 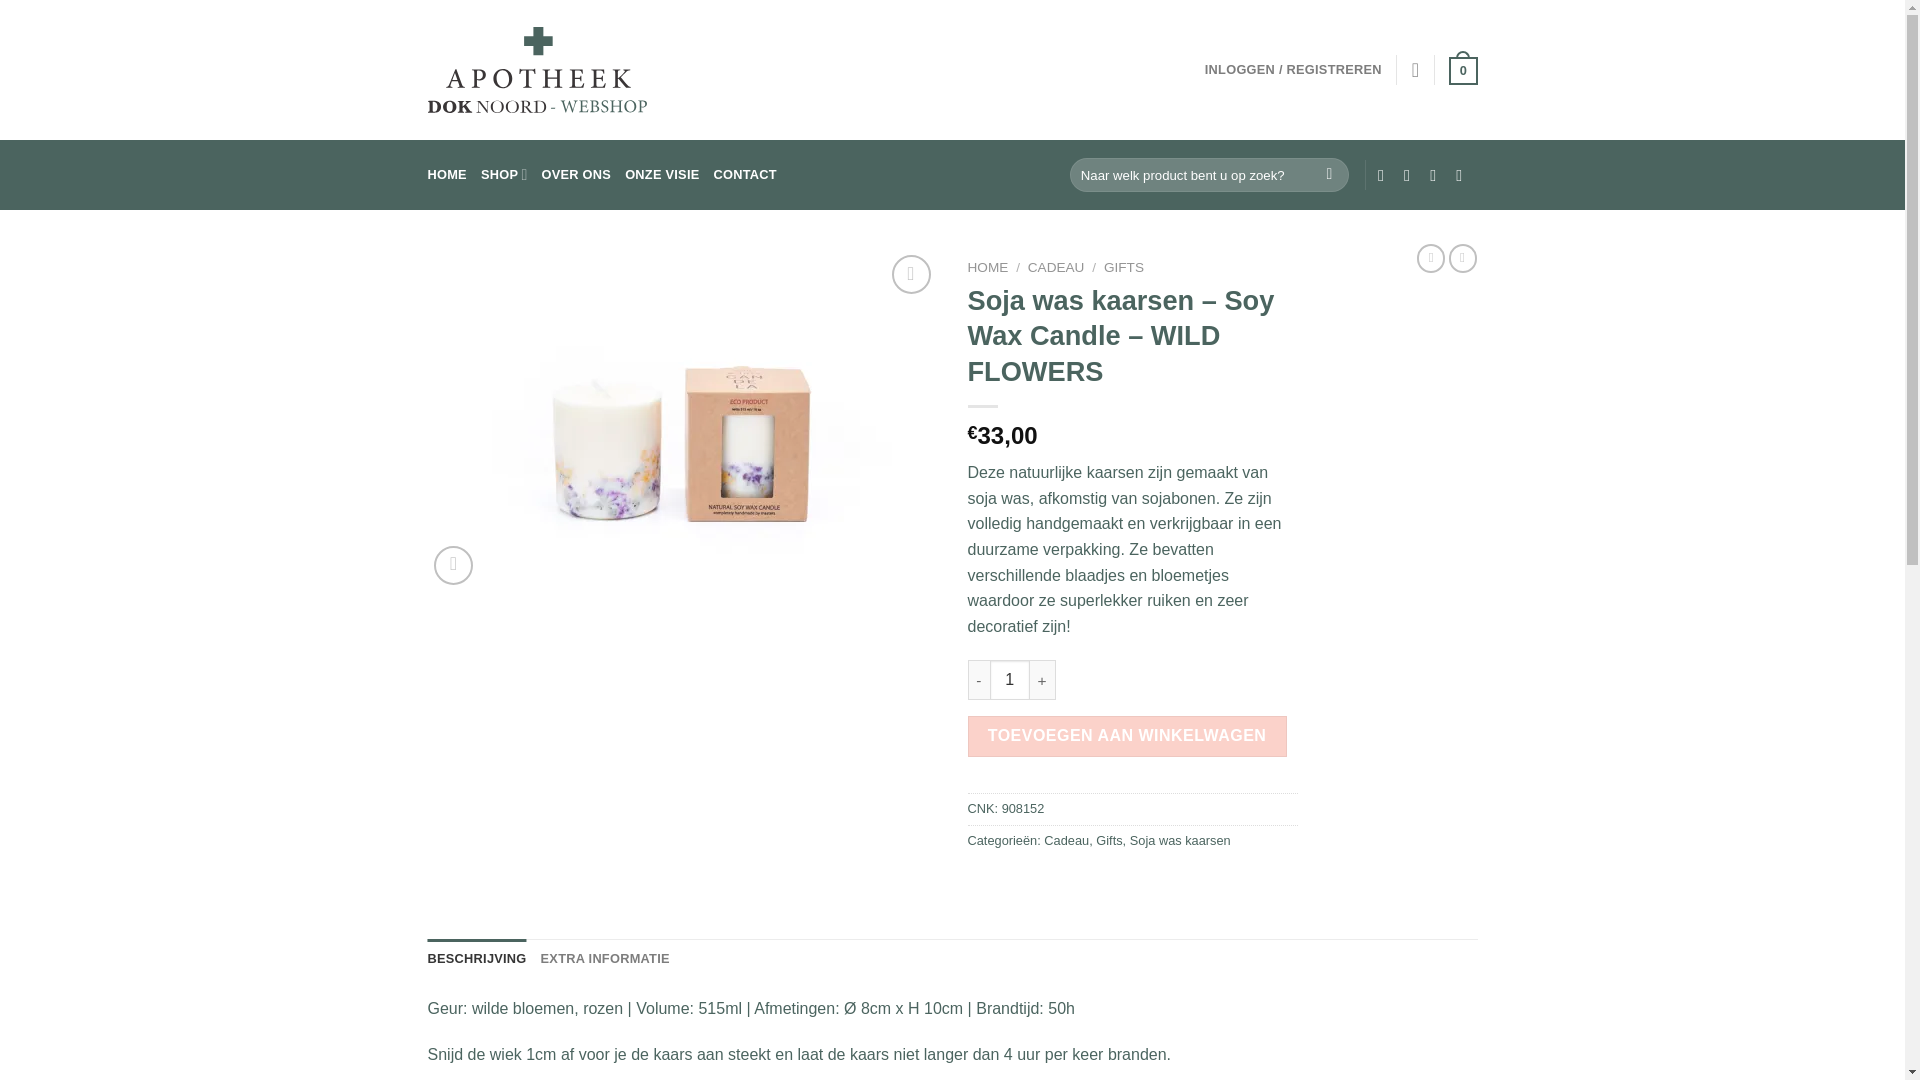 What do you see at coordinates (1127, 736) in the screenshot?
I see `'TOEVOEGEN AAN WINKELWAGEN'` at bounding box center [1127, 736].